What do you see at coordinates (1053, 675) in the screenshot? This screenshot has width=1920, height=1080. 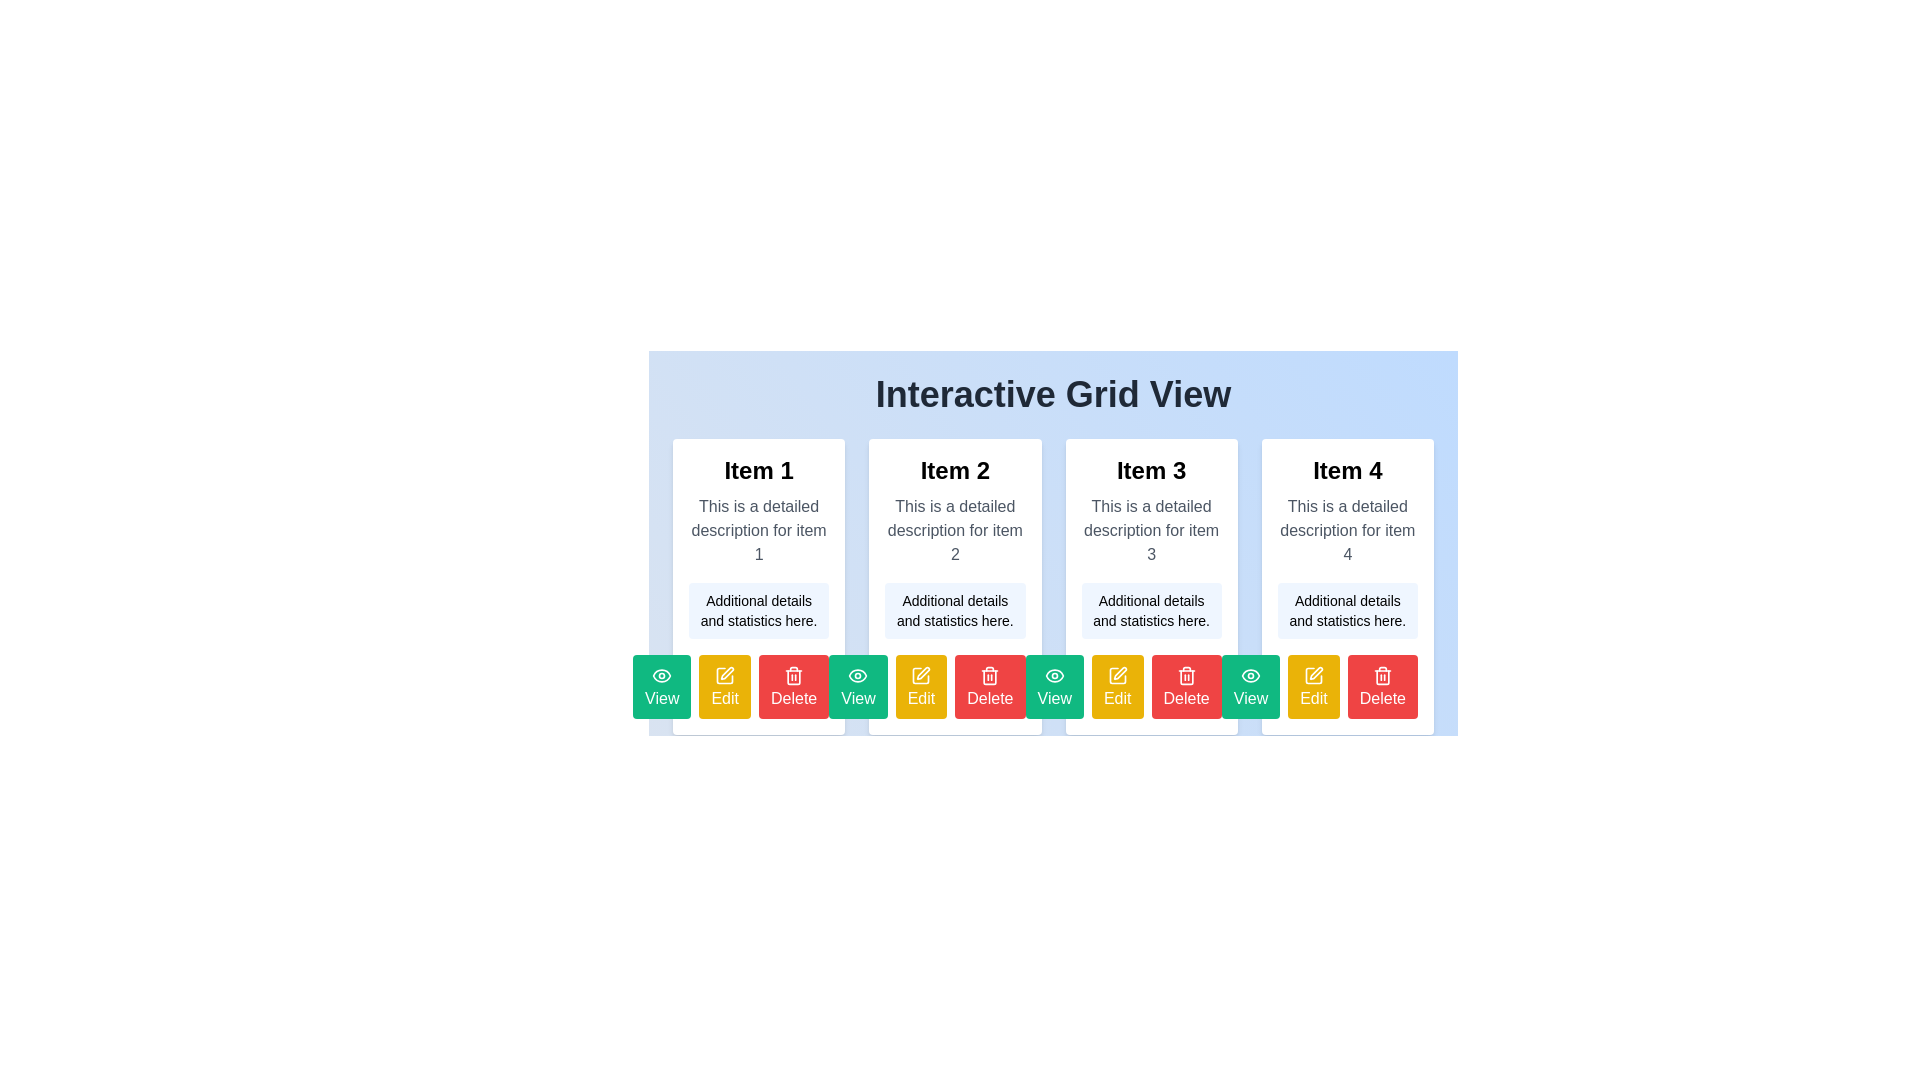 I see `the eye-shaped icon within the 'View' button located below 'Item 3'` at bounding box center [1053, 675].